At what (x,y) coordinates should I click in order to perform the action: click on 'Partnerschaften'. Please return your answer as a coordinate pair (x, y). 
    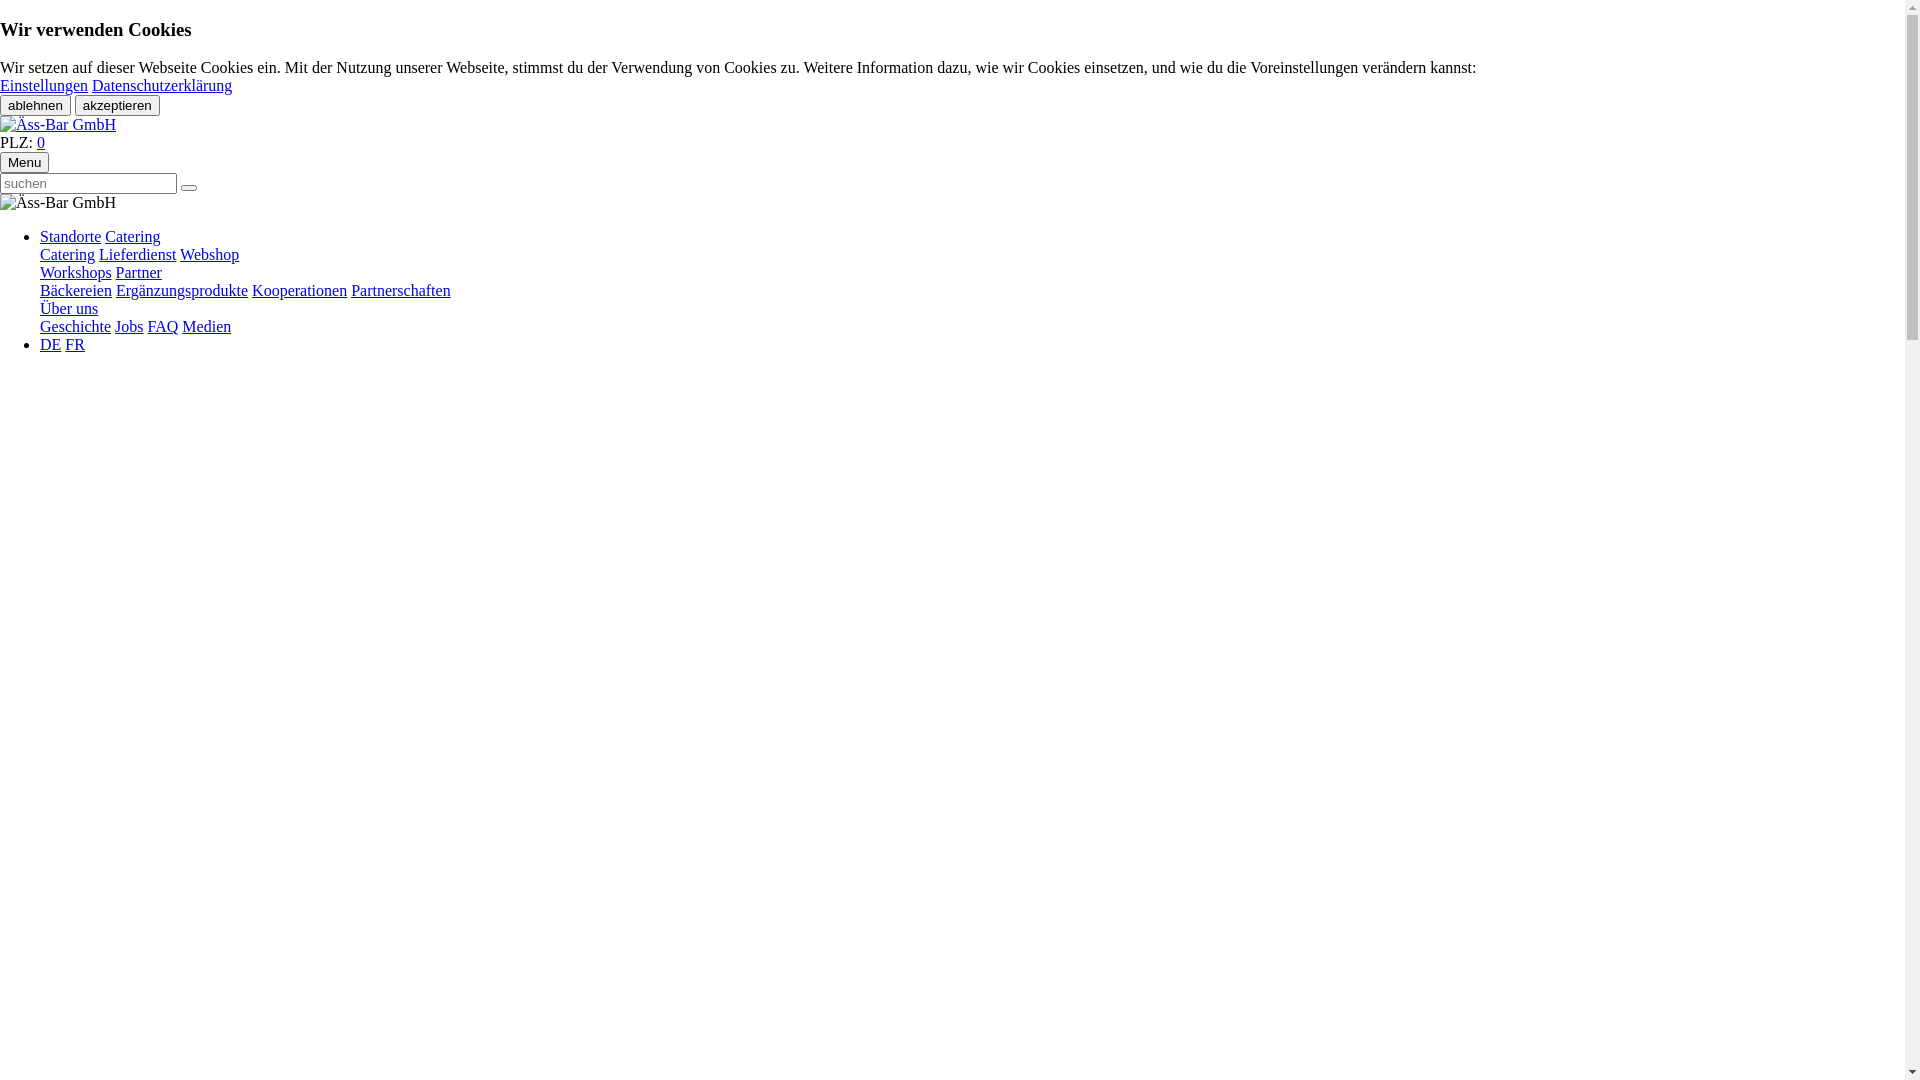
    Looking at the image, I should click on (400, 290).